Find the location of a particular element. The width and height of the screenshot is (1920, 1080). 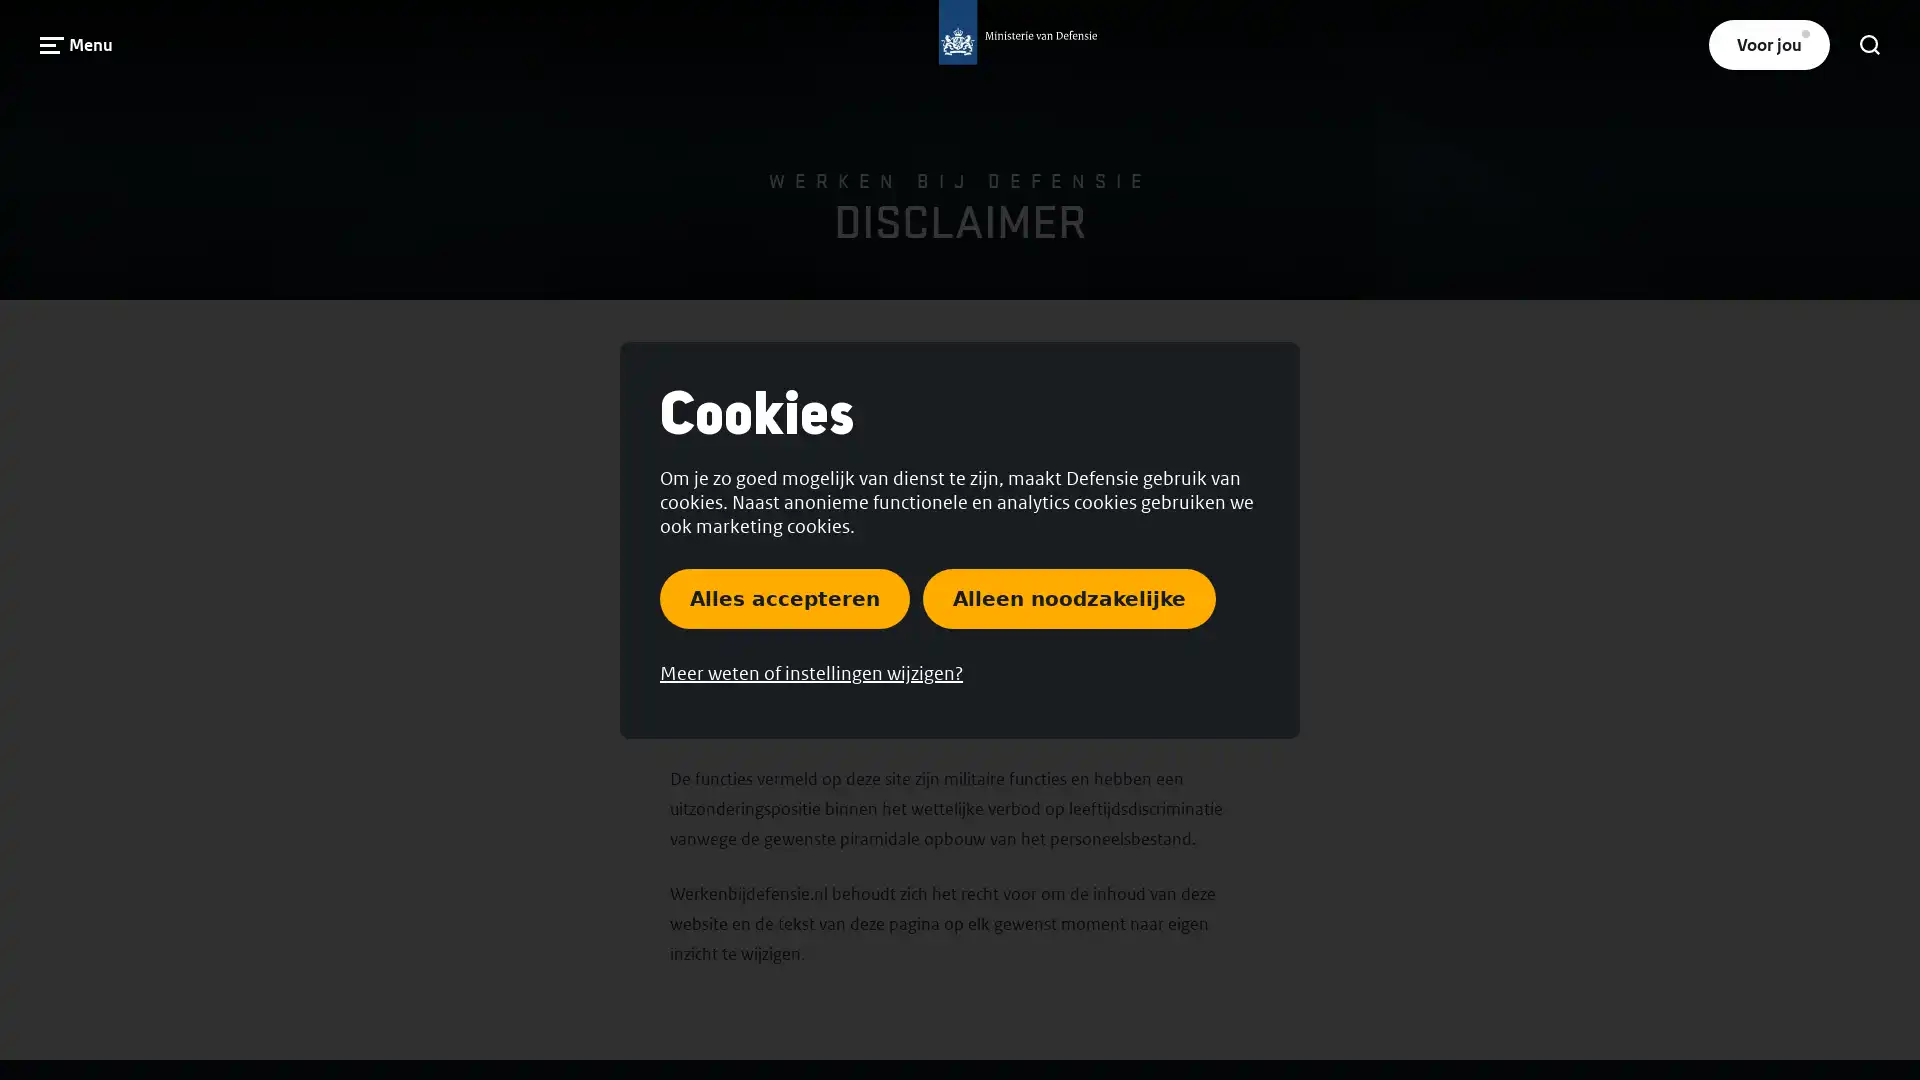

Alleen noodzakelijke is located at coordinates (1068, 596).